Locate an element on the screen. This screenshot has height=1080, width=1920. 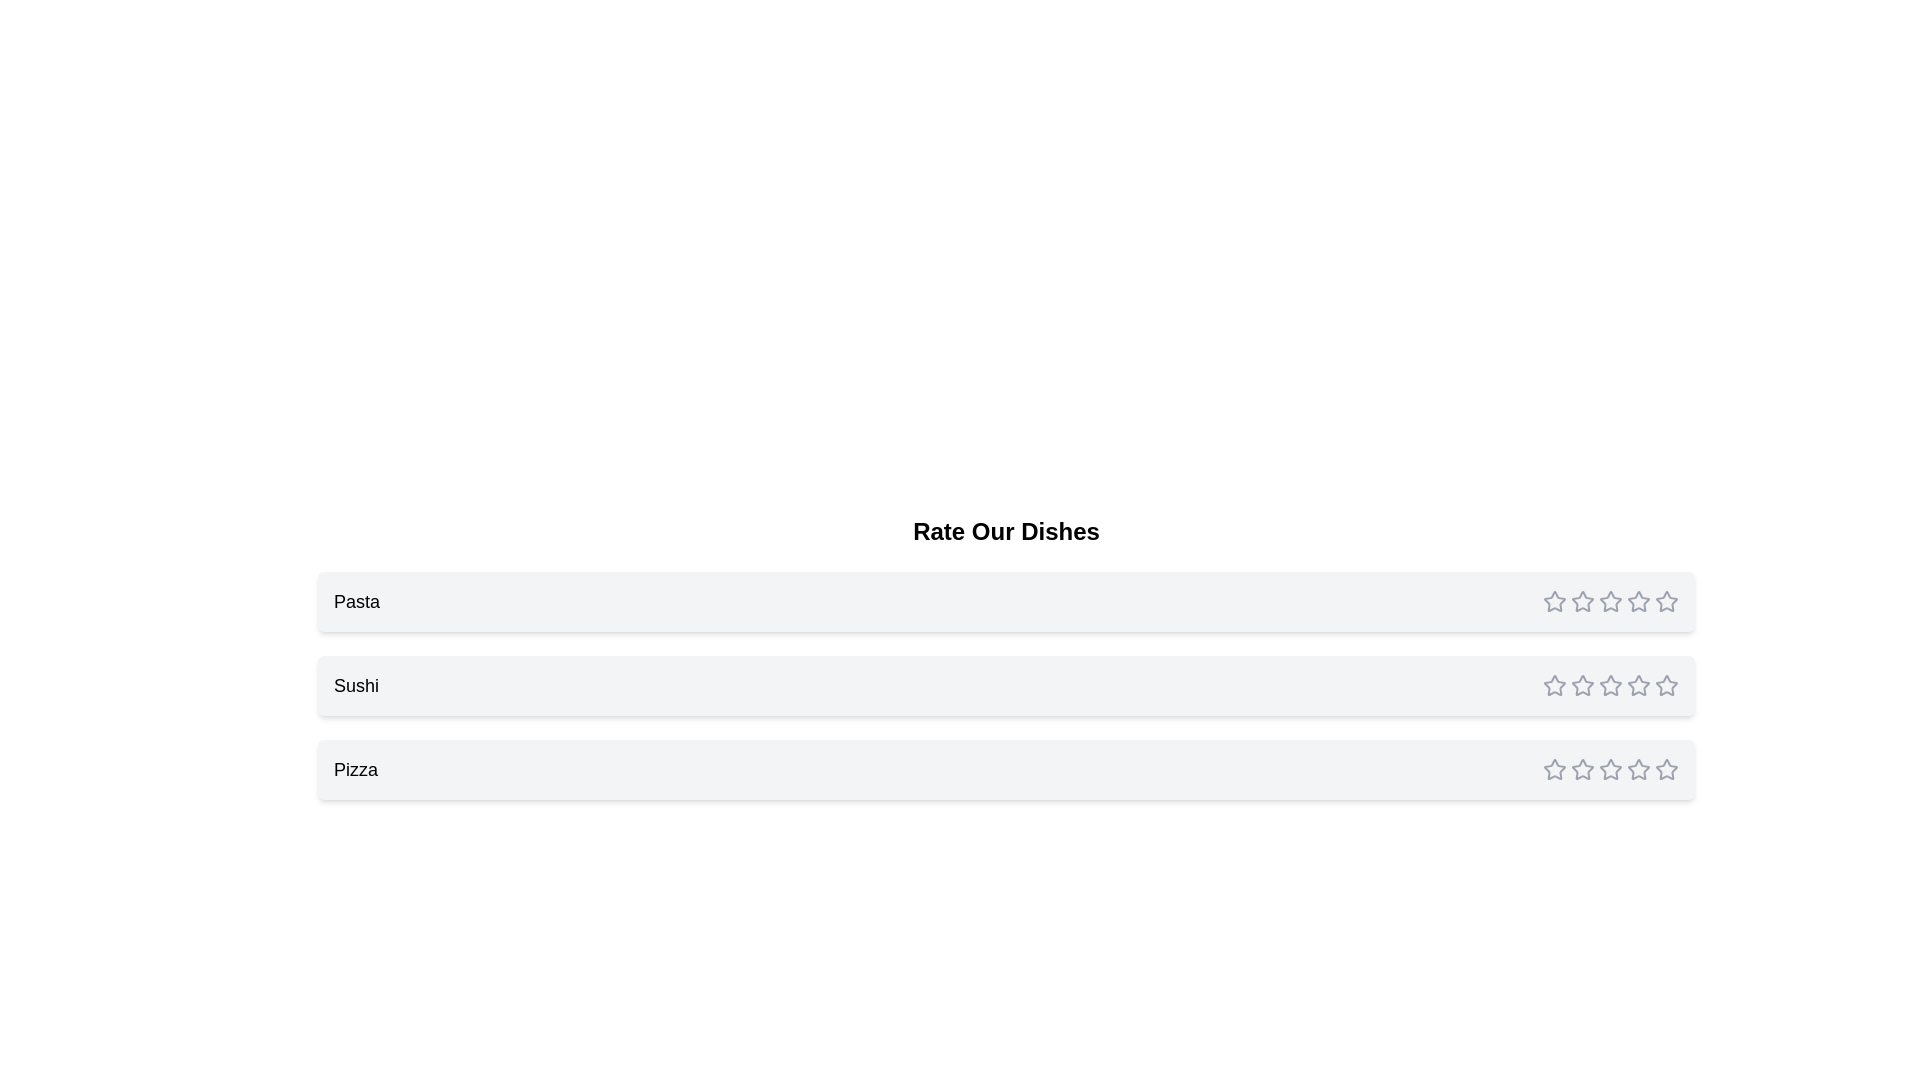
the second yellow star rating icon for the 'Pizza' item in the 'Rate Our Dishes' section is located at coordinates (1582, 769).